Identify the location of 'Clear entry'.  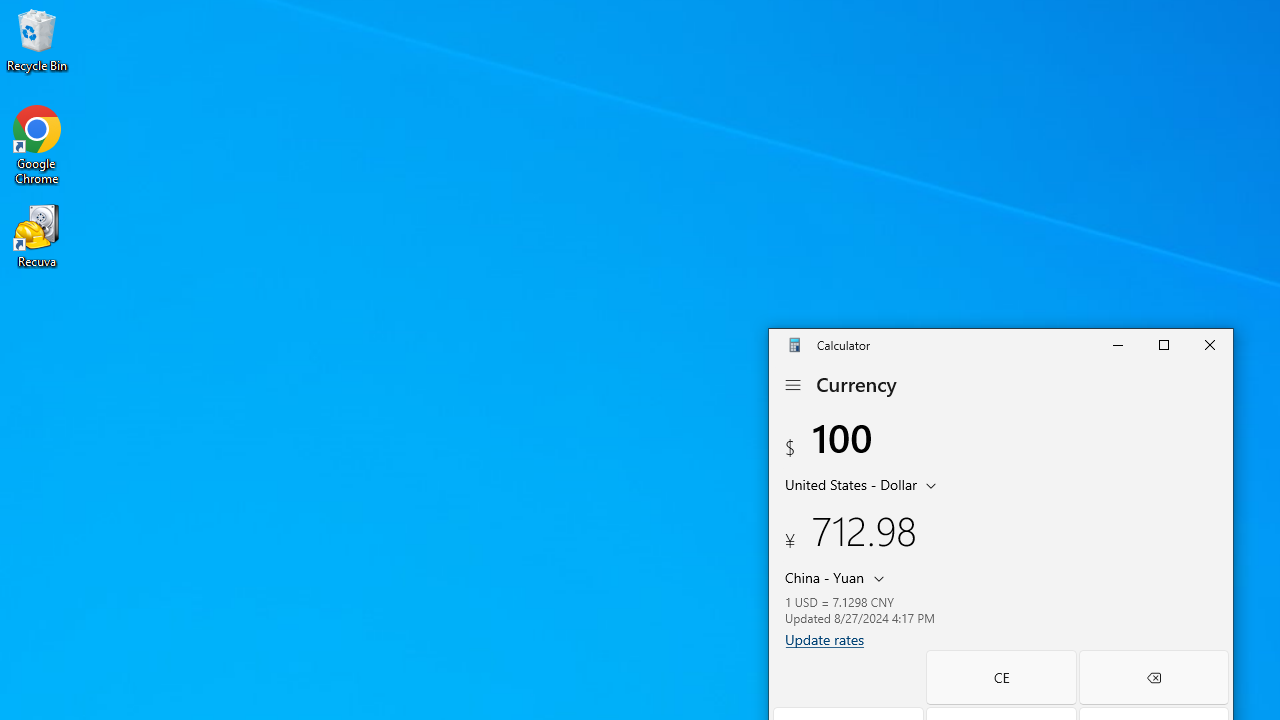
(1000, 676).